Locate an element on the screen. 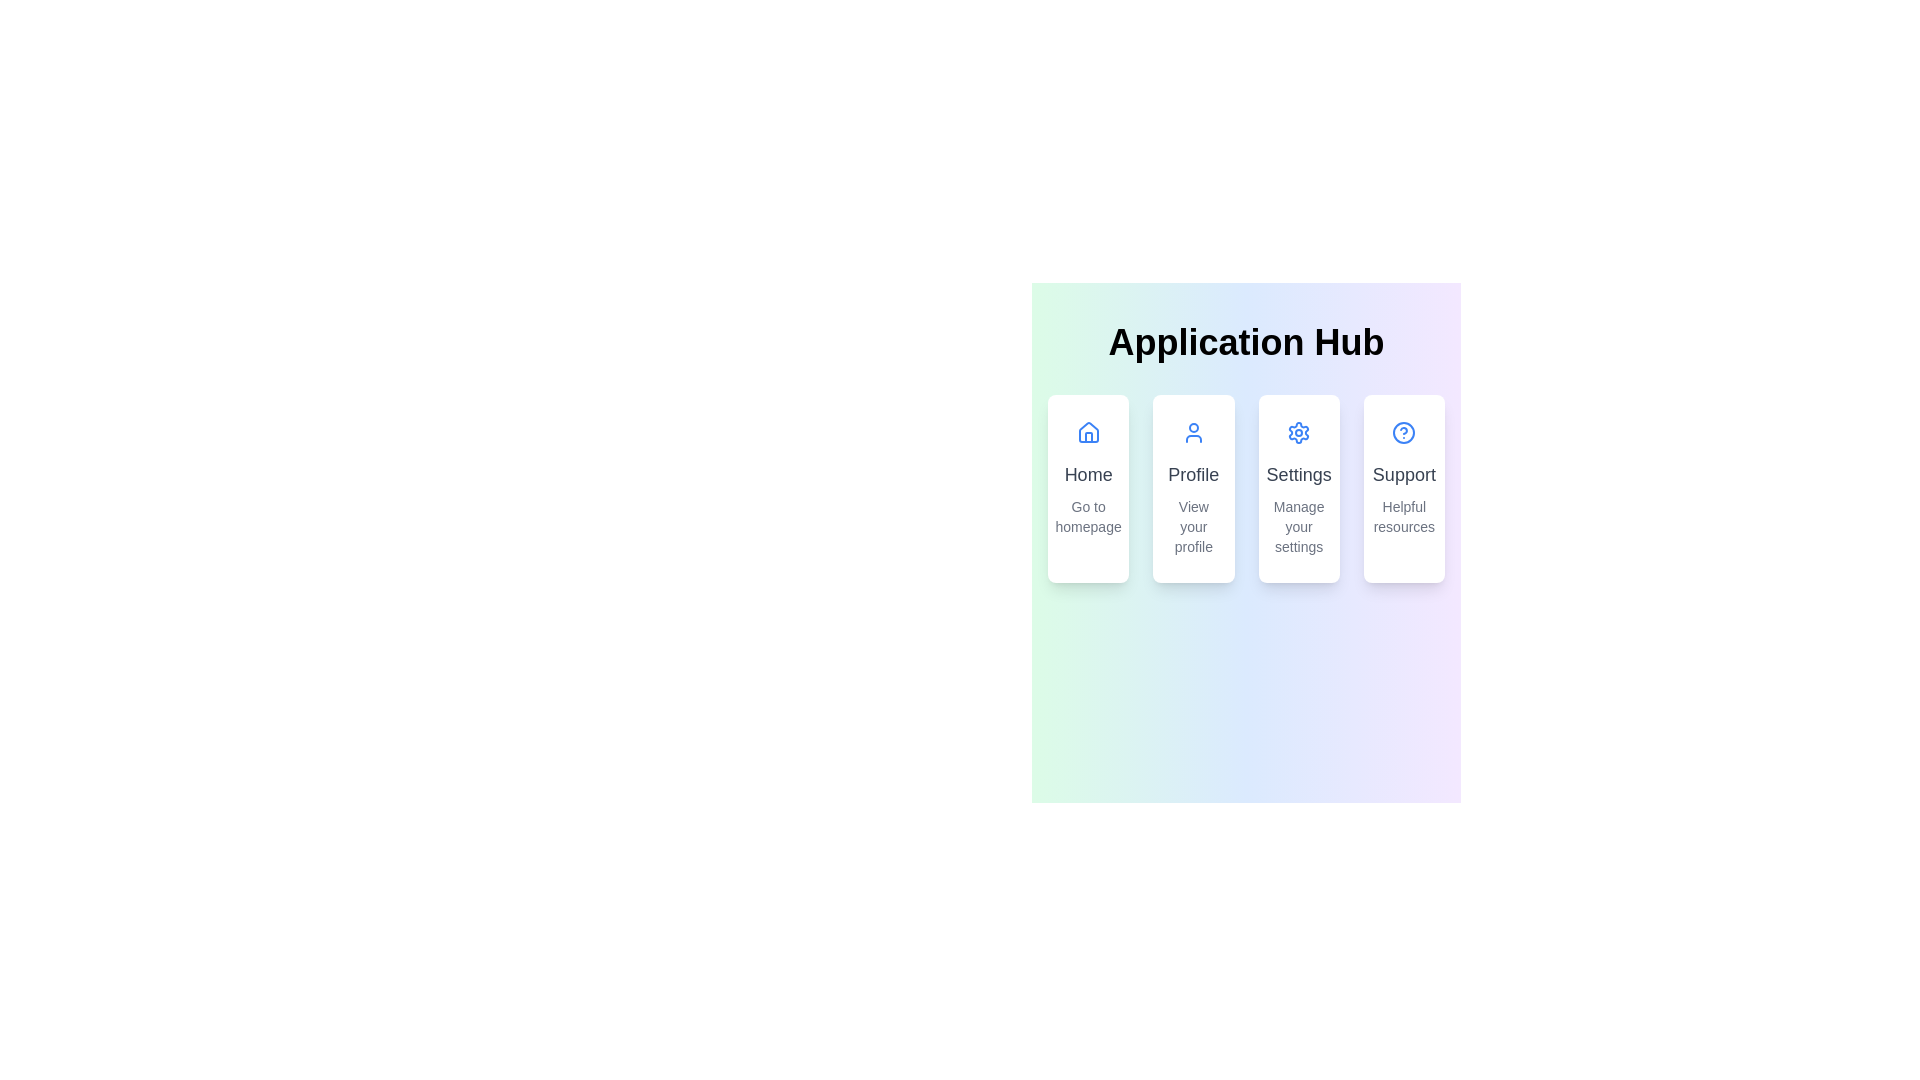 This screenshot has width=1920, height=1080. text label displaying 'Profile' in bold, gray font, centered within its group, located on the second card in the navigation panel is located at coordinates (1193, 474).